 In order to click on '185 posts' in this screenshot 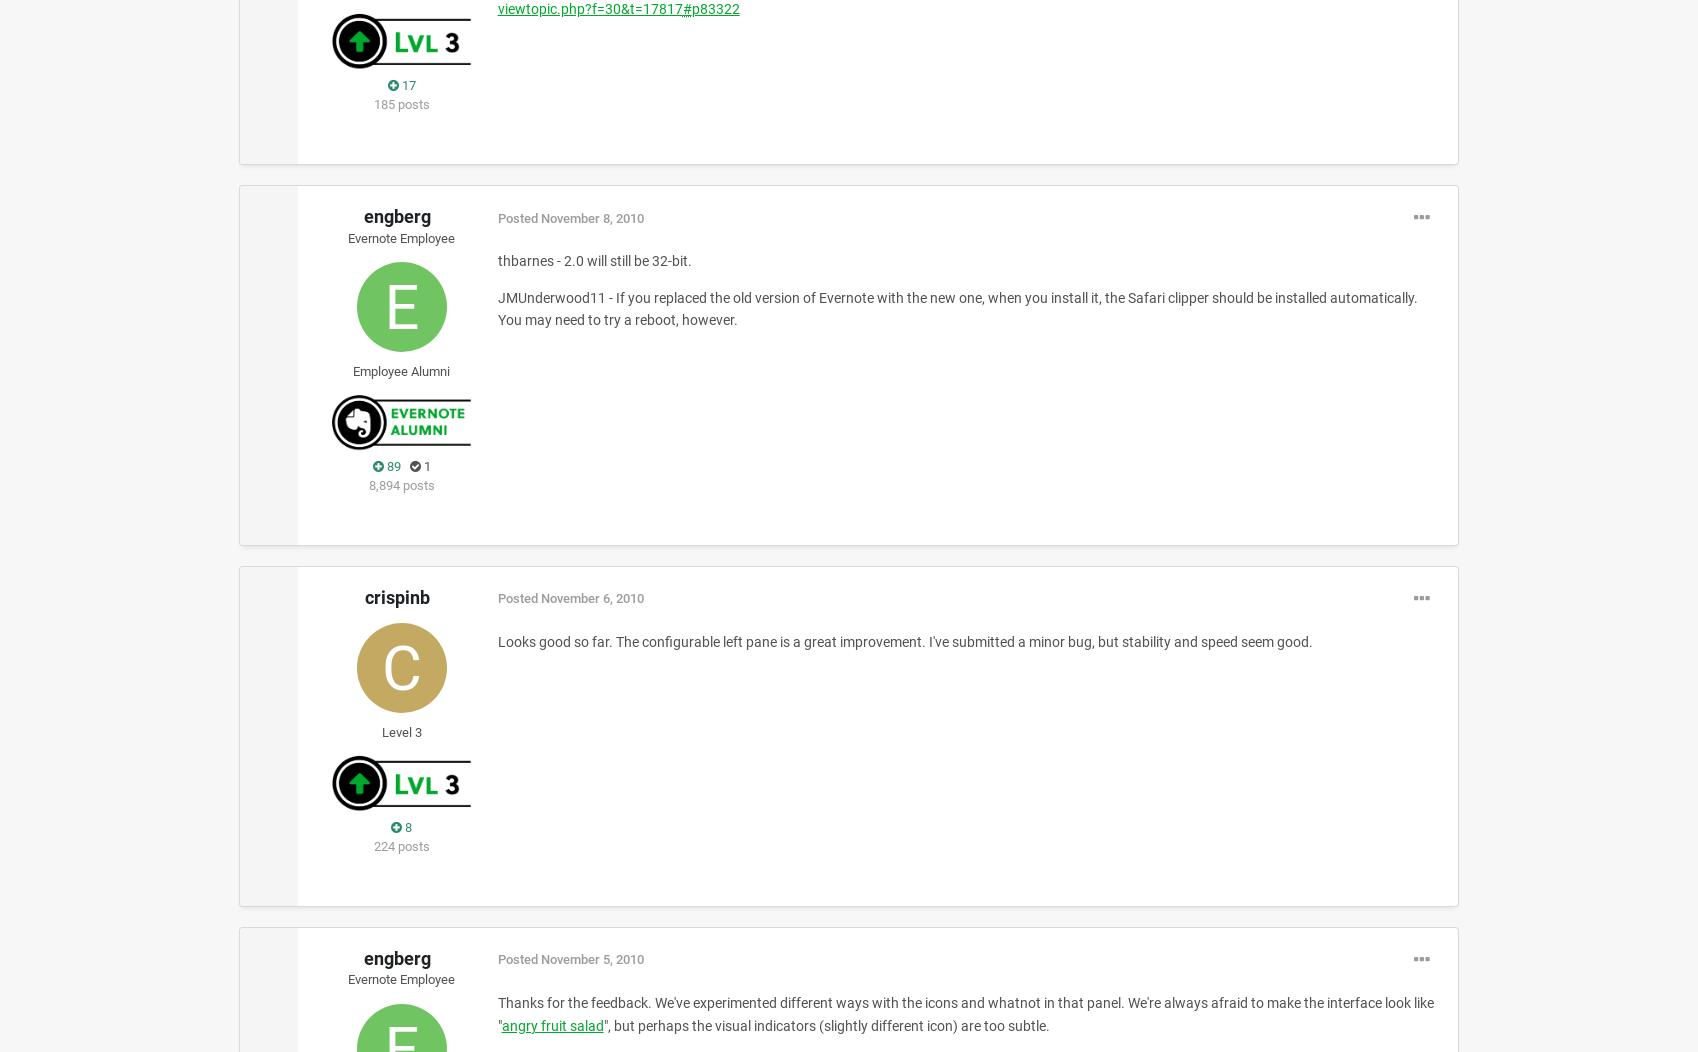, I will do `click(401, 104)`.